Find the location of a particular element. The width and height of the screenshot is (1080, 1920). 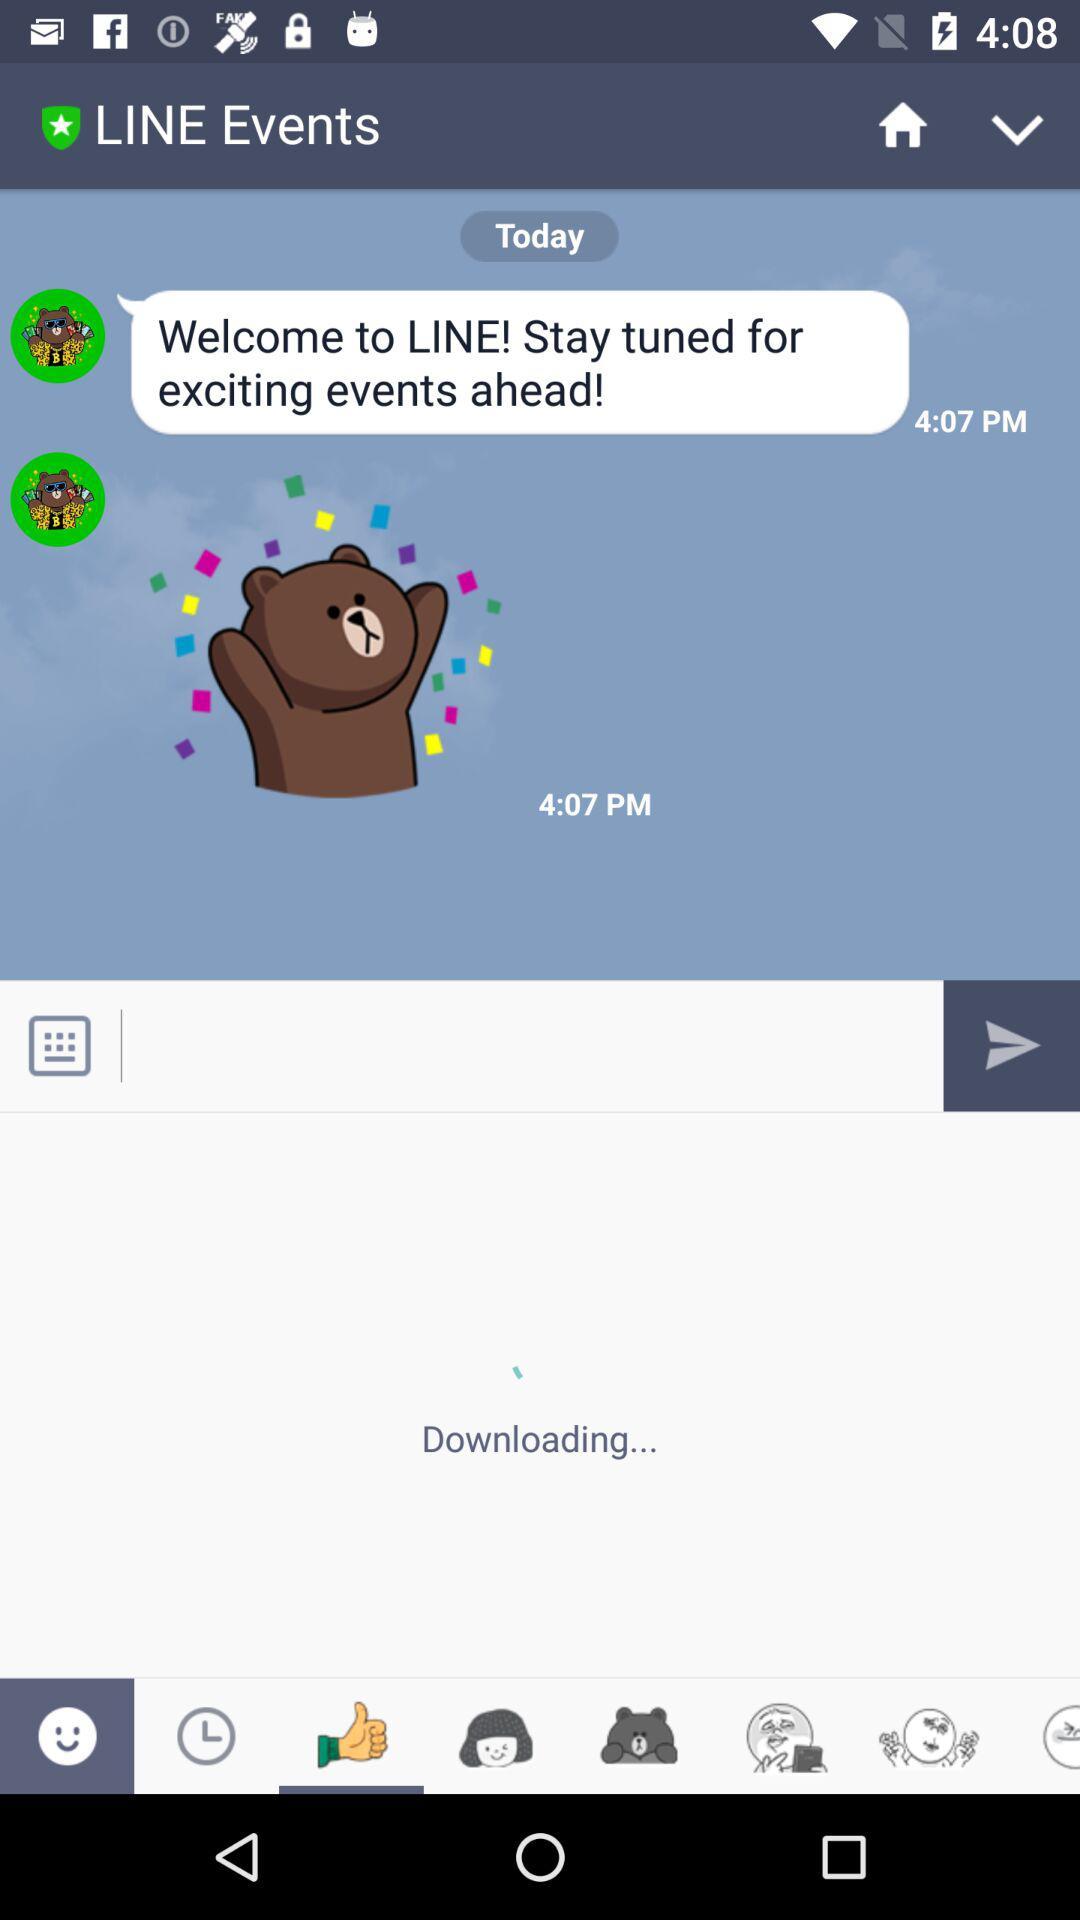

timer at bottom left is located at coordinates (206, 1735).